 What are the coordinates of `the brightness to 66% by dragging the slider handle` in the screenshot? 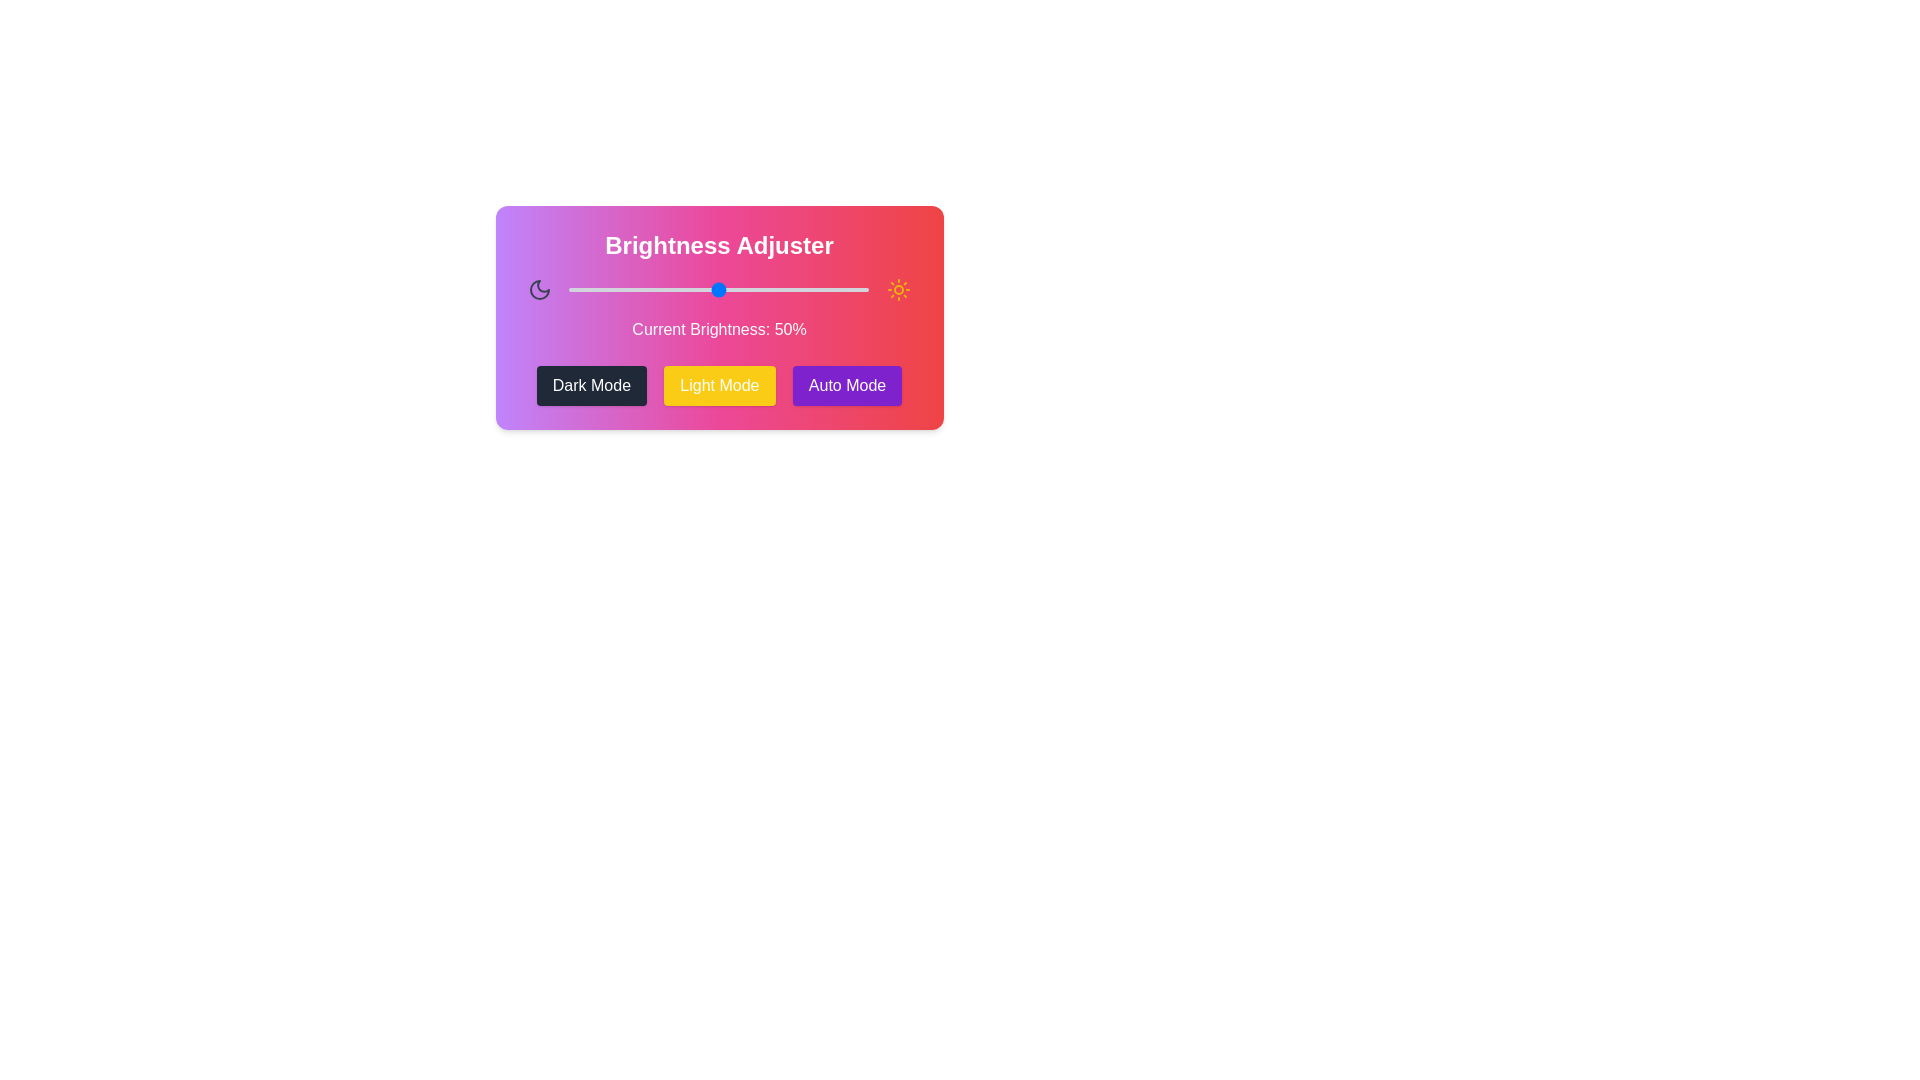 It's located at (766, 289).